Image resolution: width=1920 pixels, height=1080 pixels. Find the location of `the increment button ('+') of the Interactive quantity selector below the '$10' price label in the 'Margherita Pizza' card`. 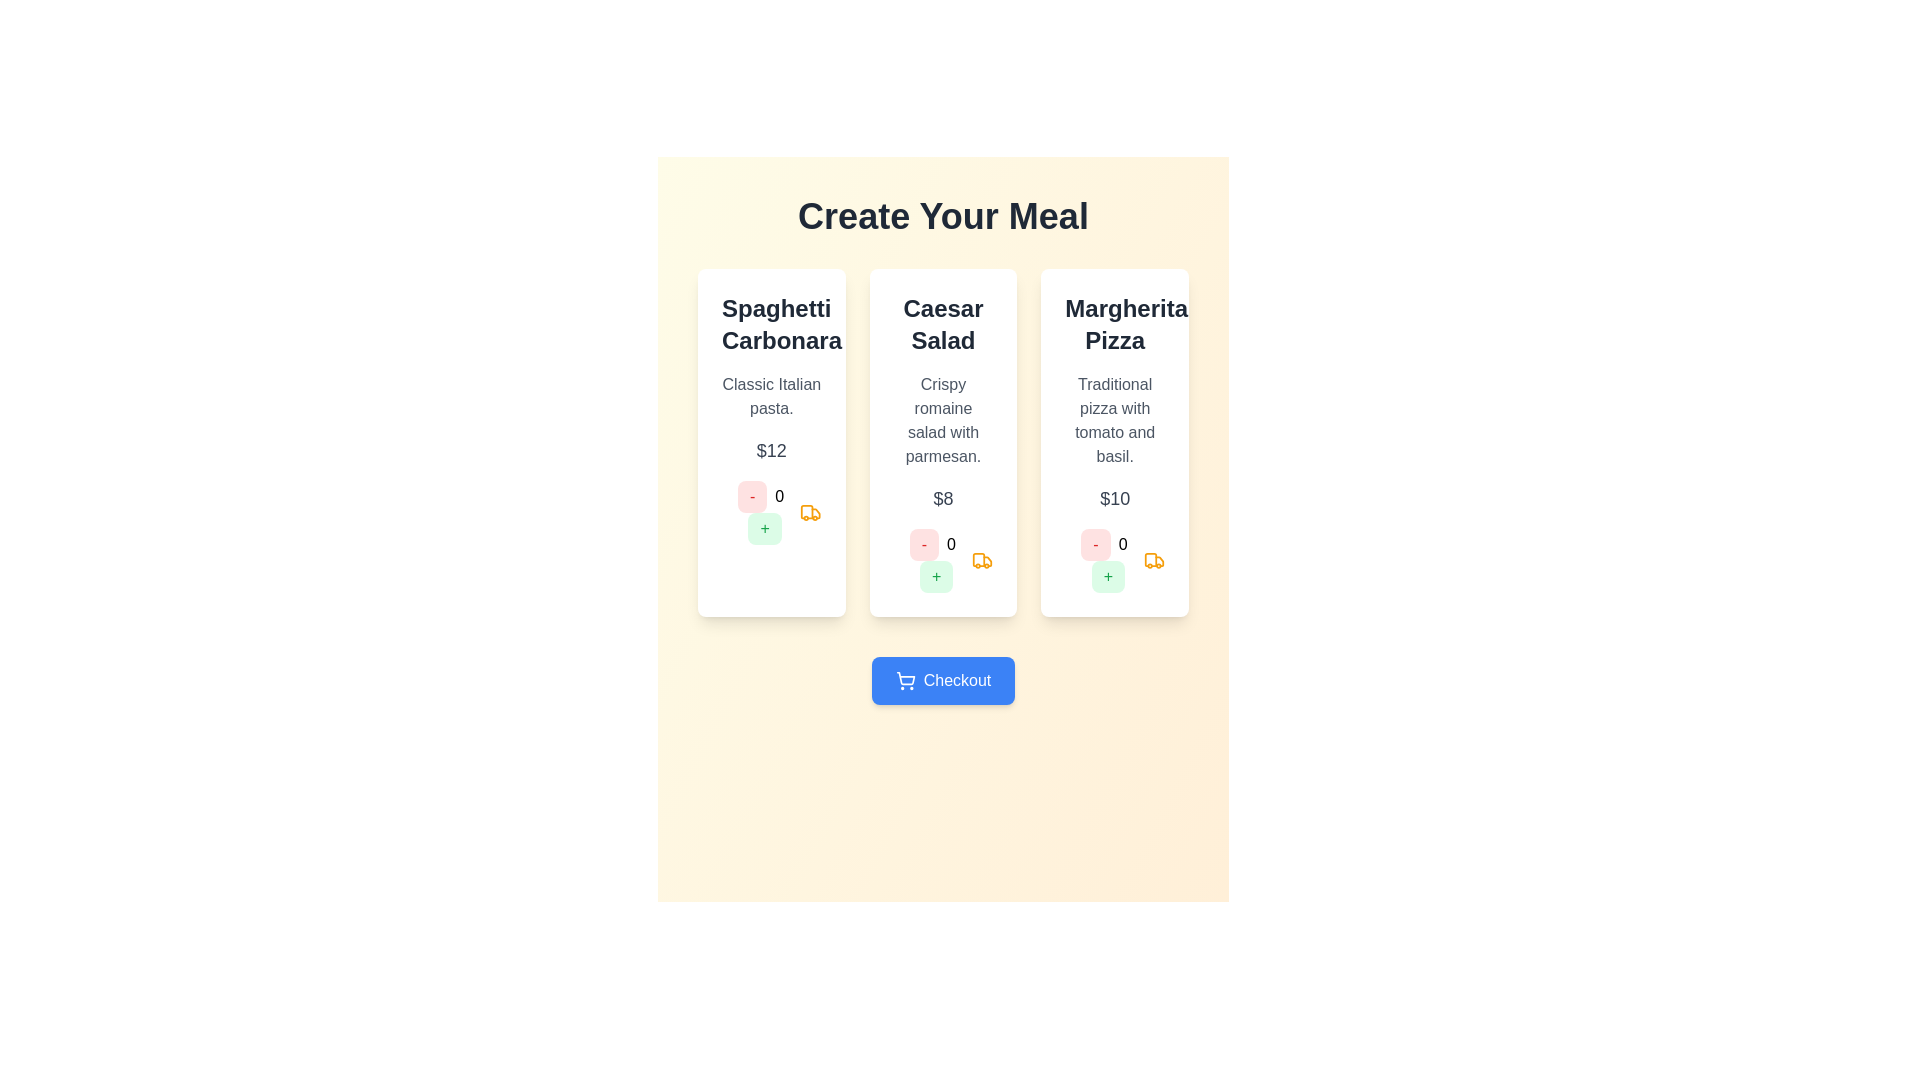

the increment button ('+') of the Interactive quantity selector below the '$10' price label in the 'Margherita Pizza' card is located at coordinates (1114, 560).